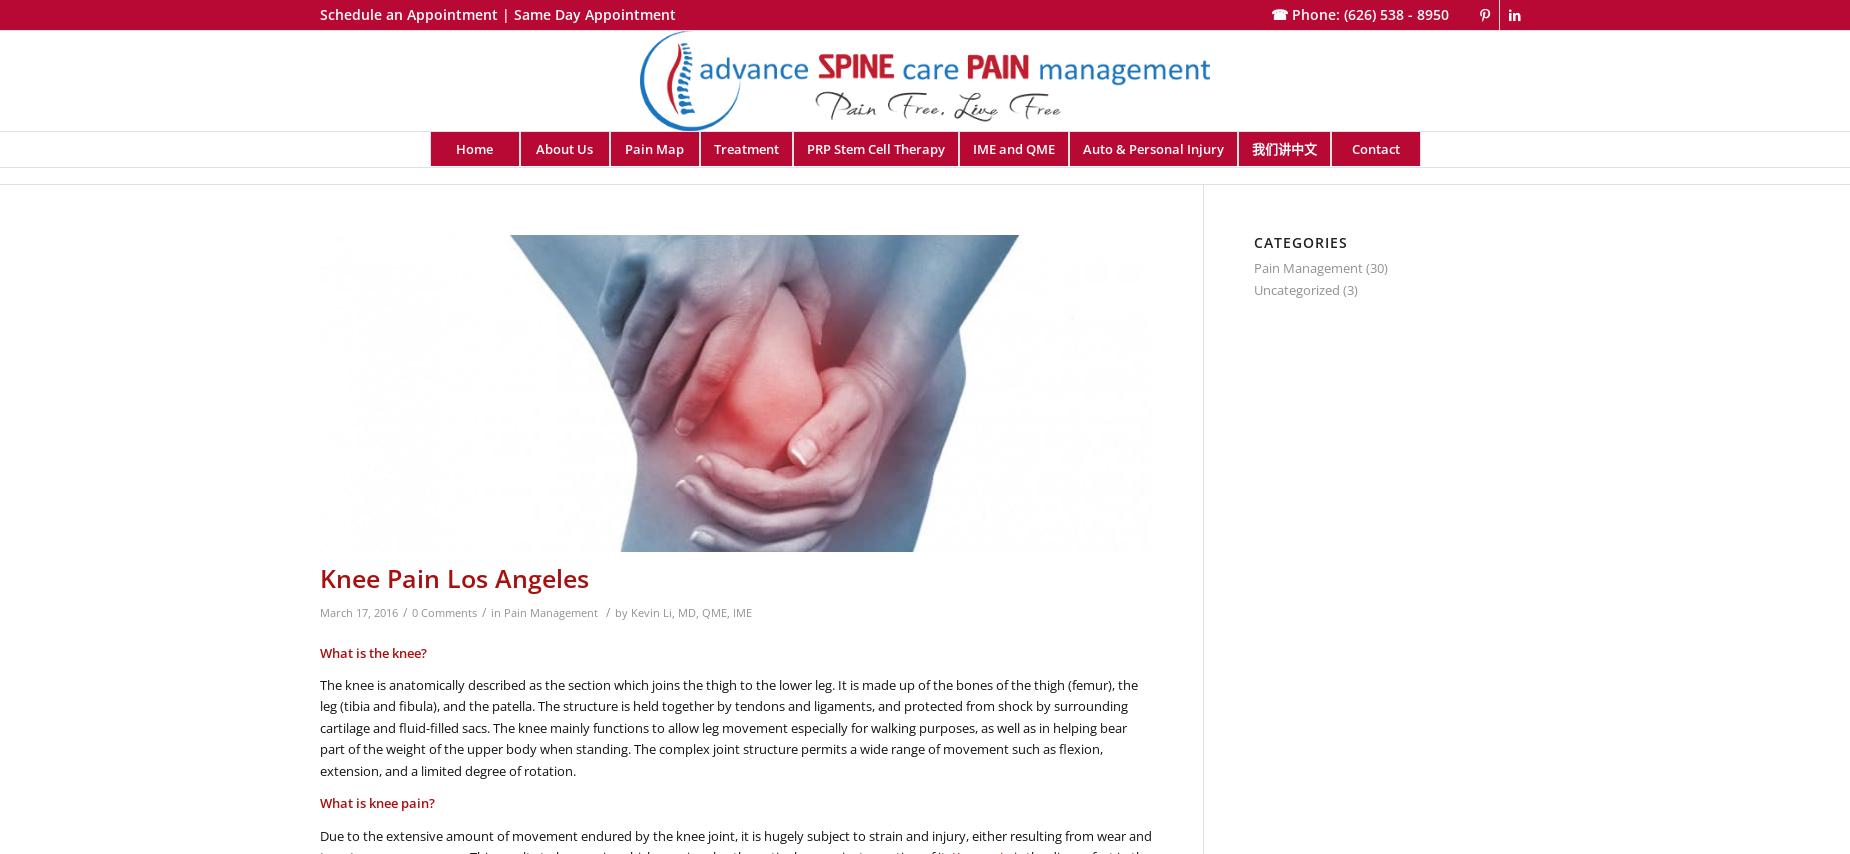  I want to click on 'About Us', so click(564, 148).